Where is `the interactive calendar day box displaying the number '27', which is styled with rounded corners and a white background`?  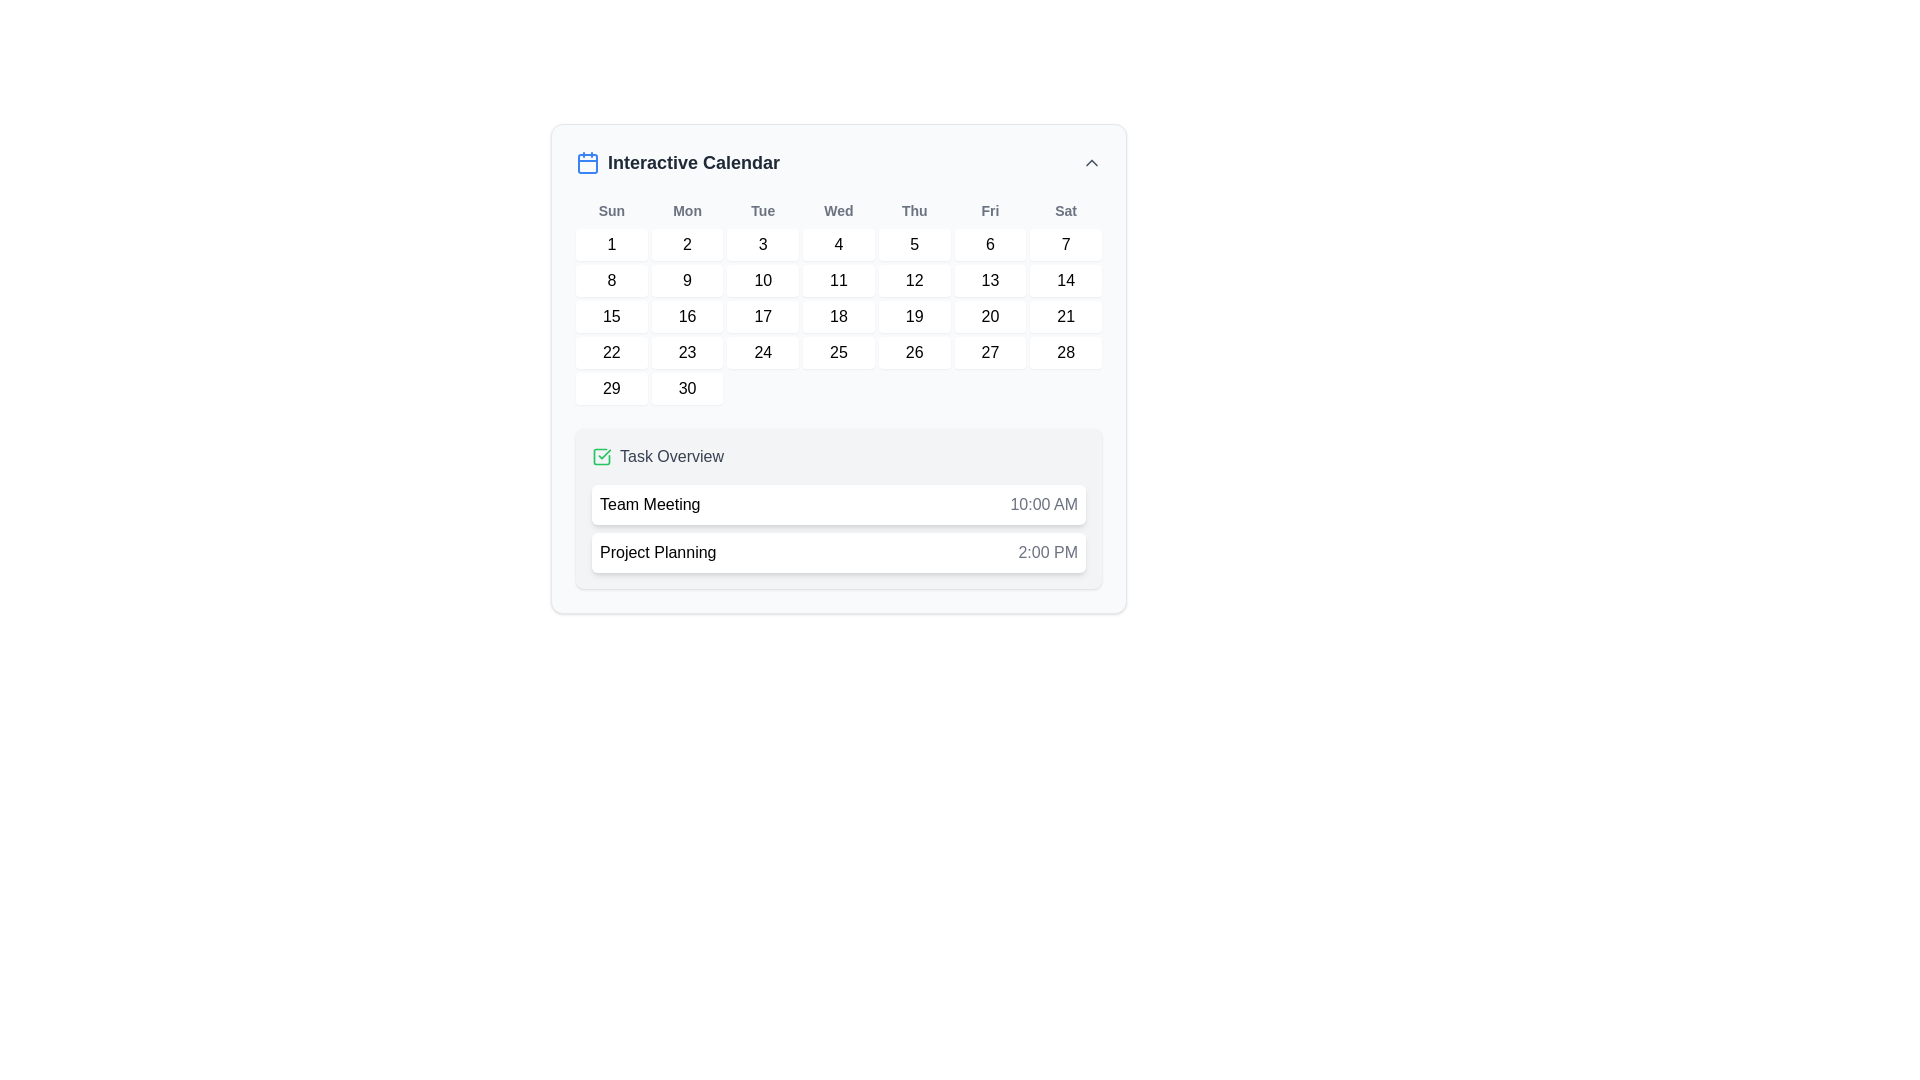
the interactive calendar day box displaying the number '27', which is styled with rounded corners and a white background is located at coordinates (990, 352).